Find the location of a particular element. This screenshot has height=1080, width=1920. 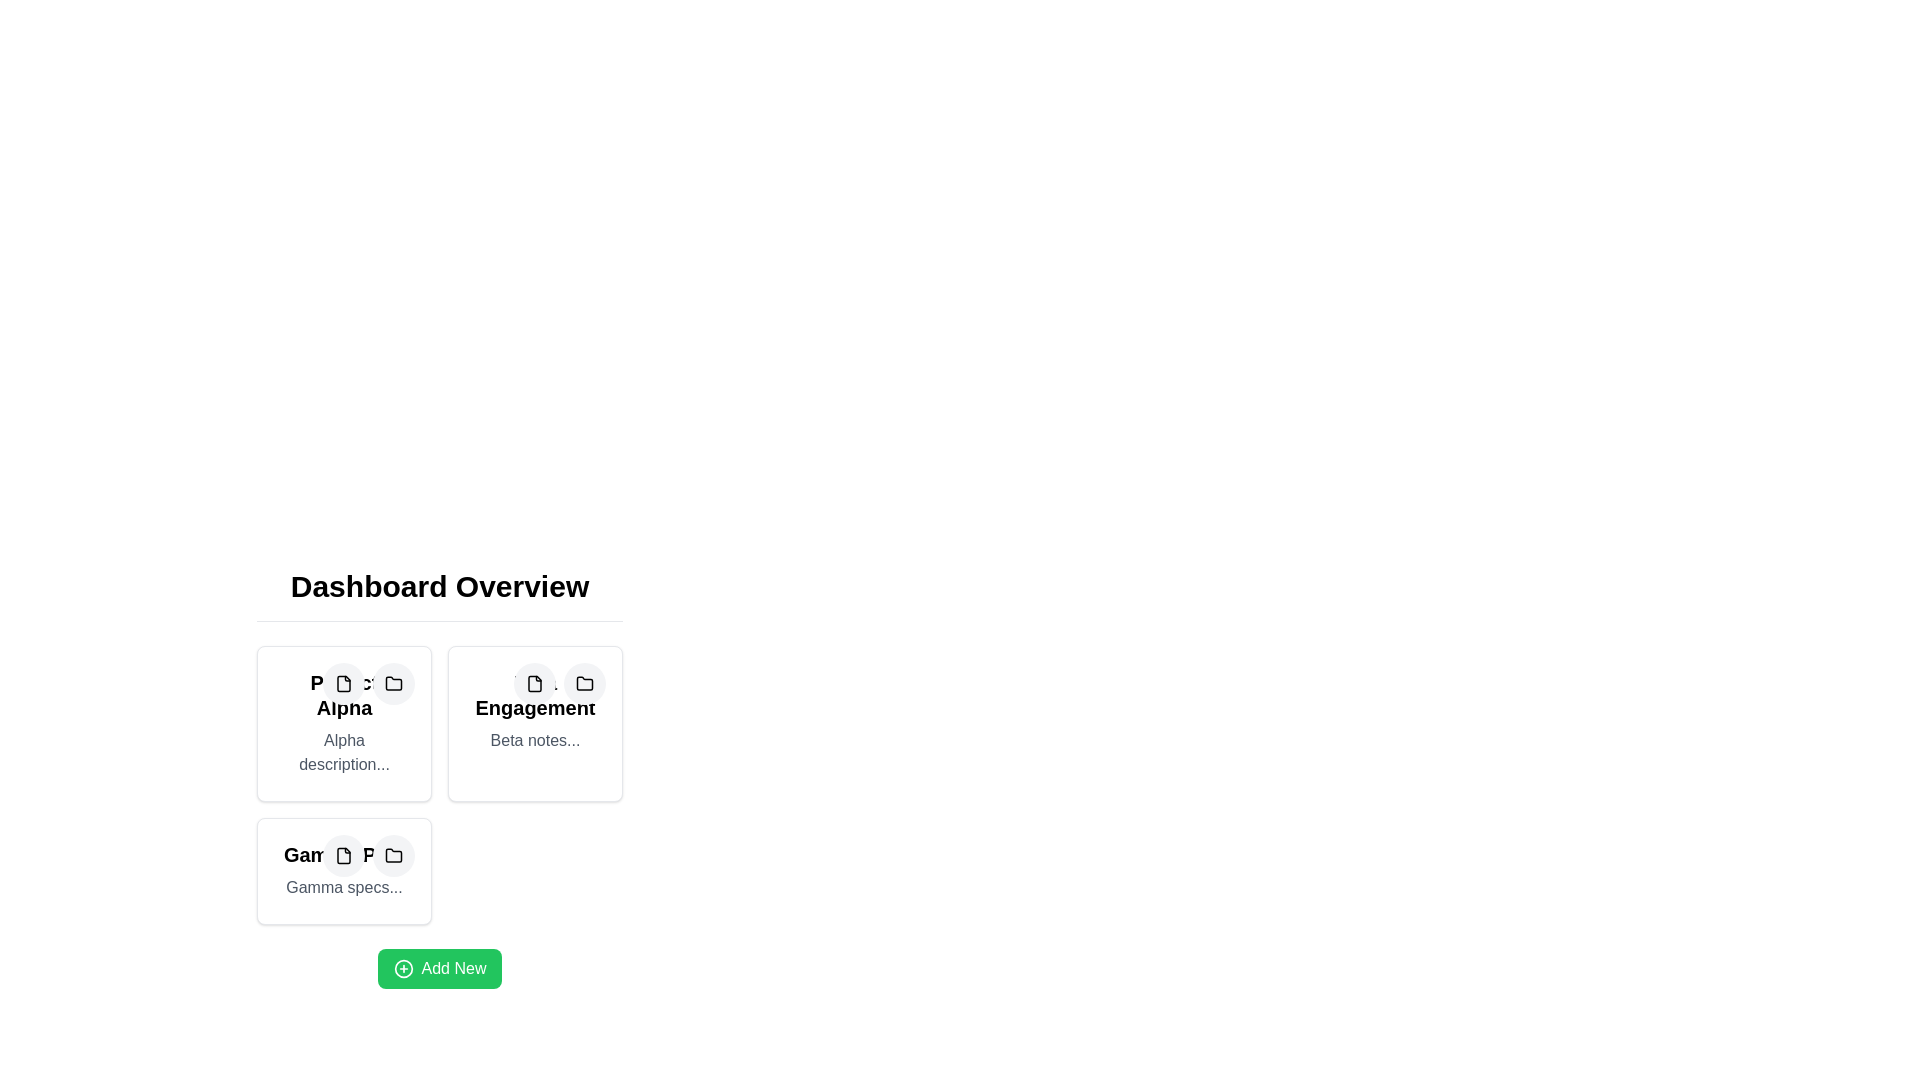

the minimalistic folder icon located in the right section of the button within the 'Engagement' card is located at coordinates (584, 682).